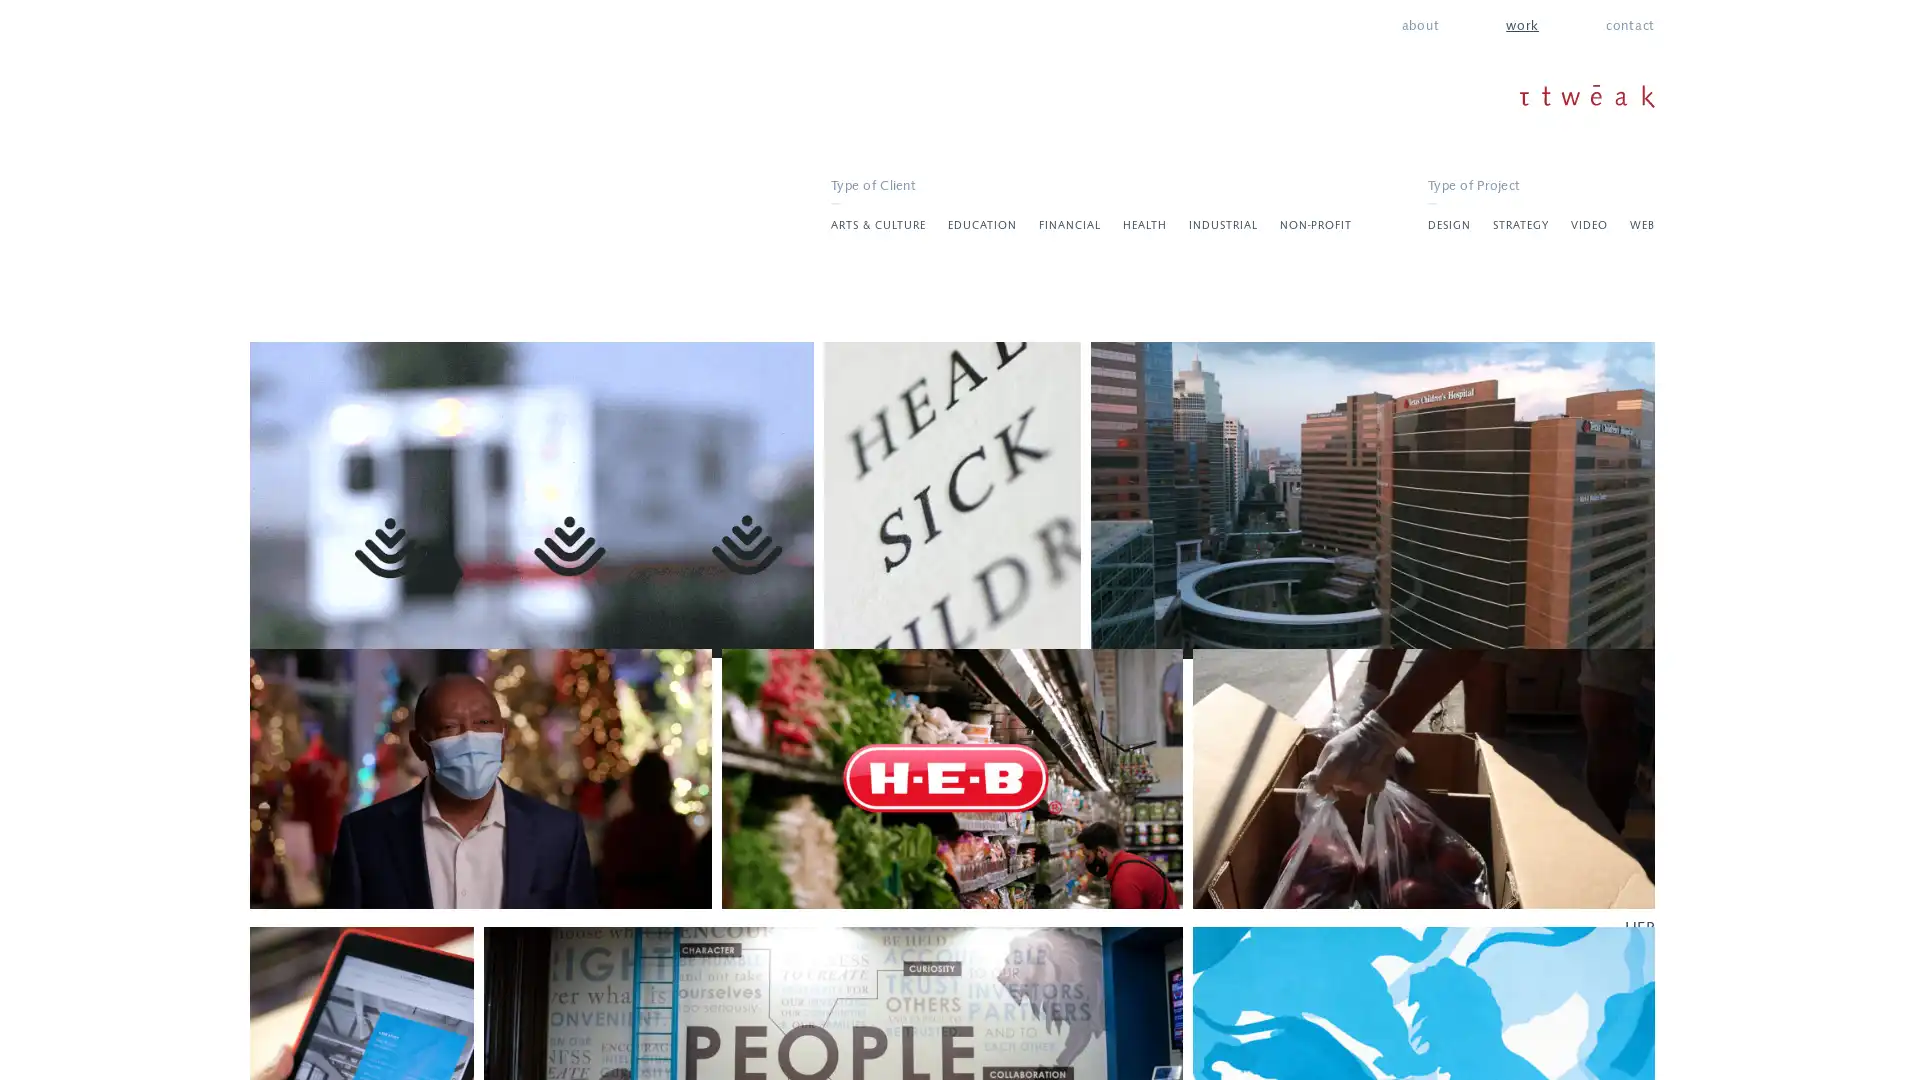  I want to click on STRATEGY, so click(1520, 225).